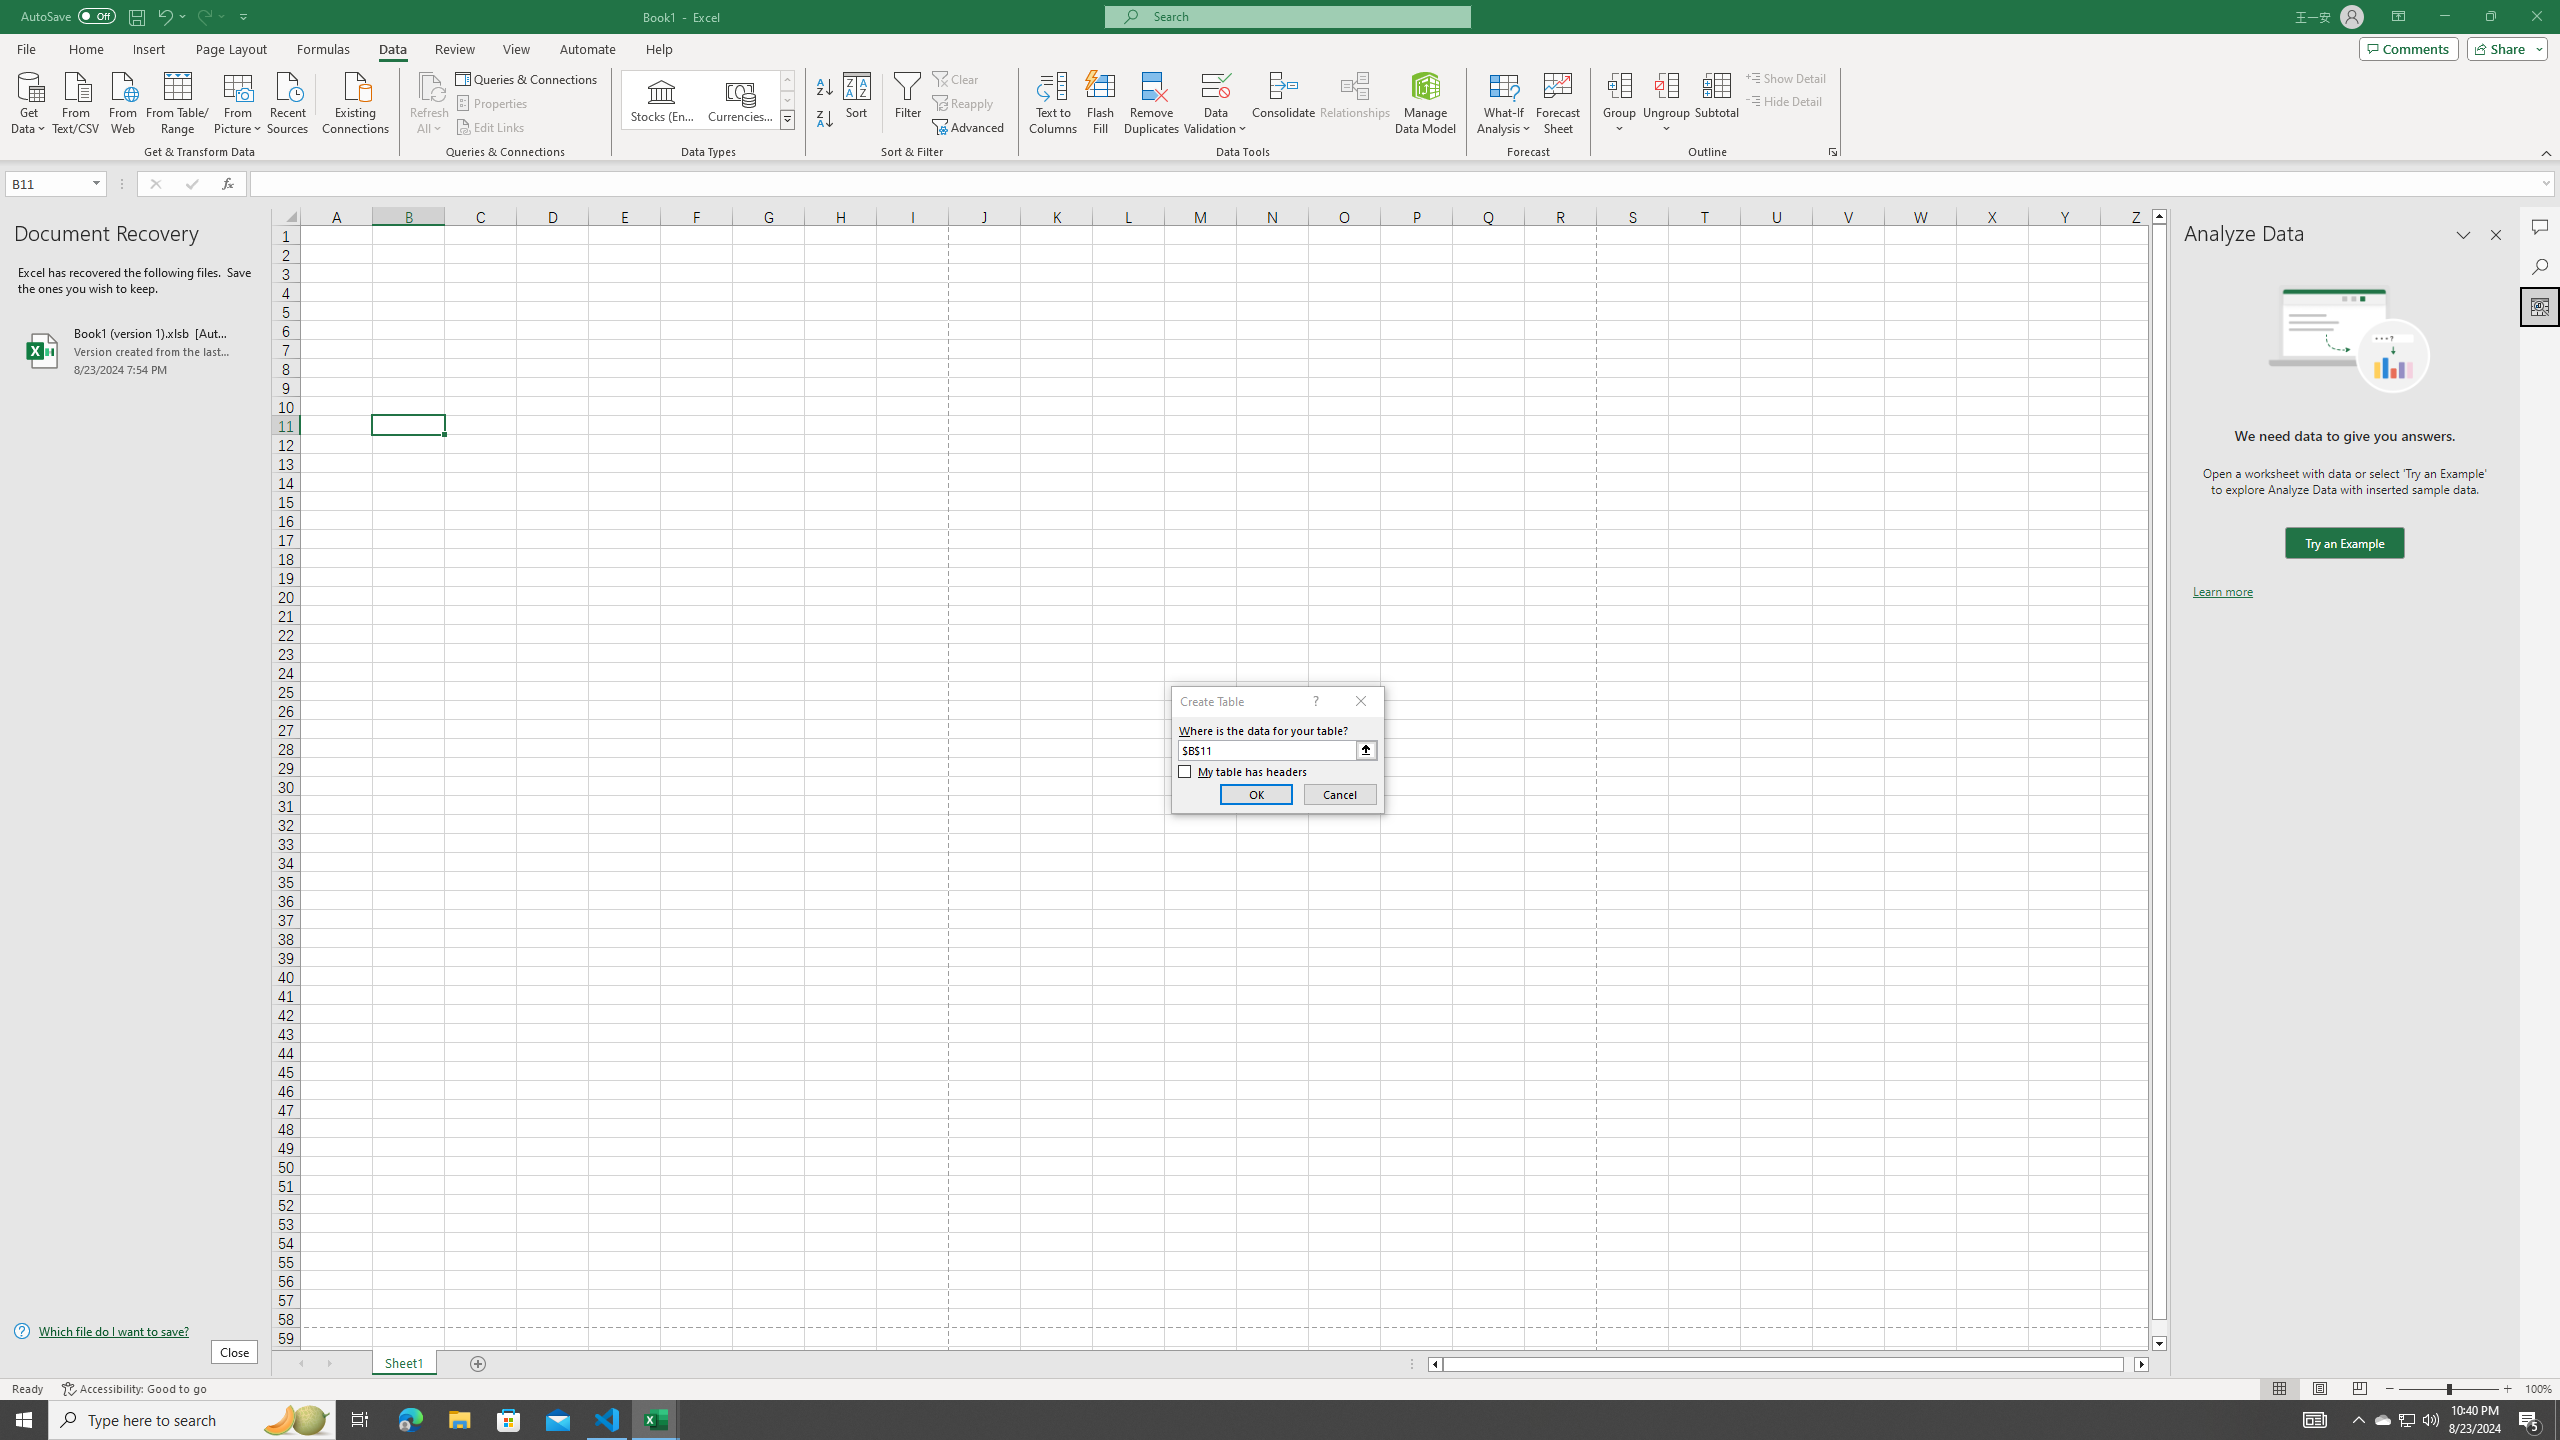 This screenshot has height=1440, width=2560. Describe the element at coordinates (54, 183) in the screenshot. I see `'Name Box'` at that location.